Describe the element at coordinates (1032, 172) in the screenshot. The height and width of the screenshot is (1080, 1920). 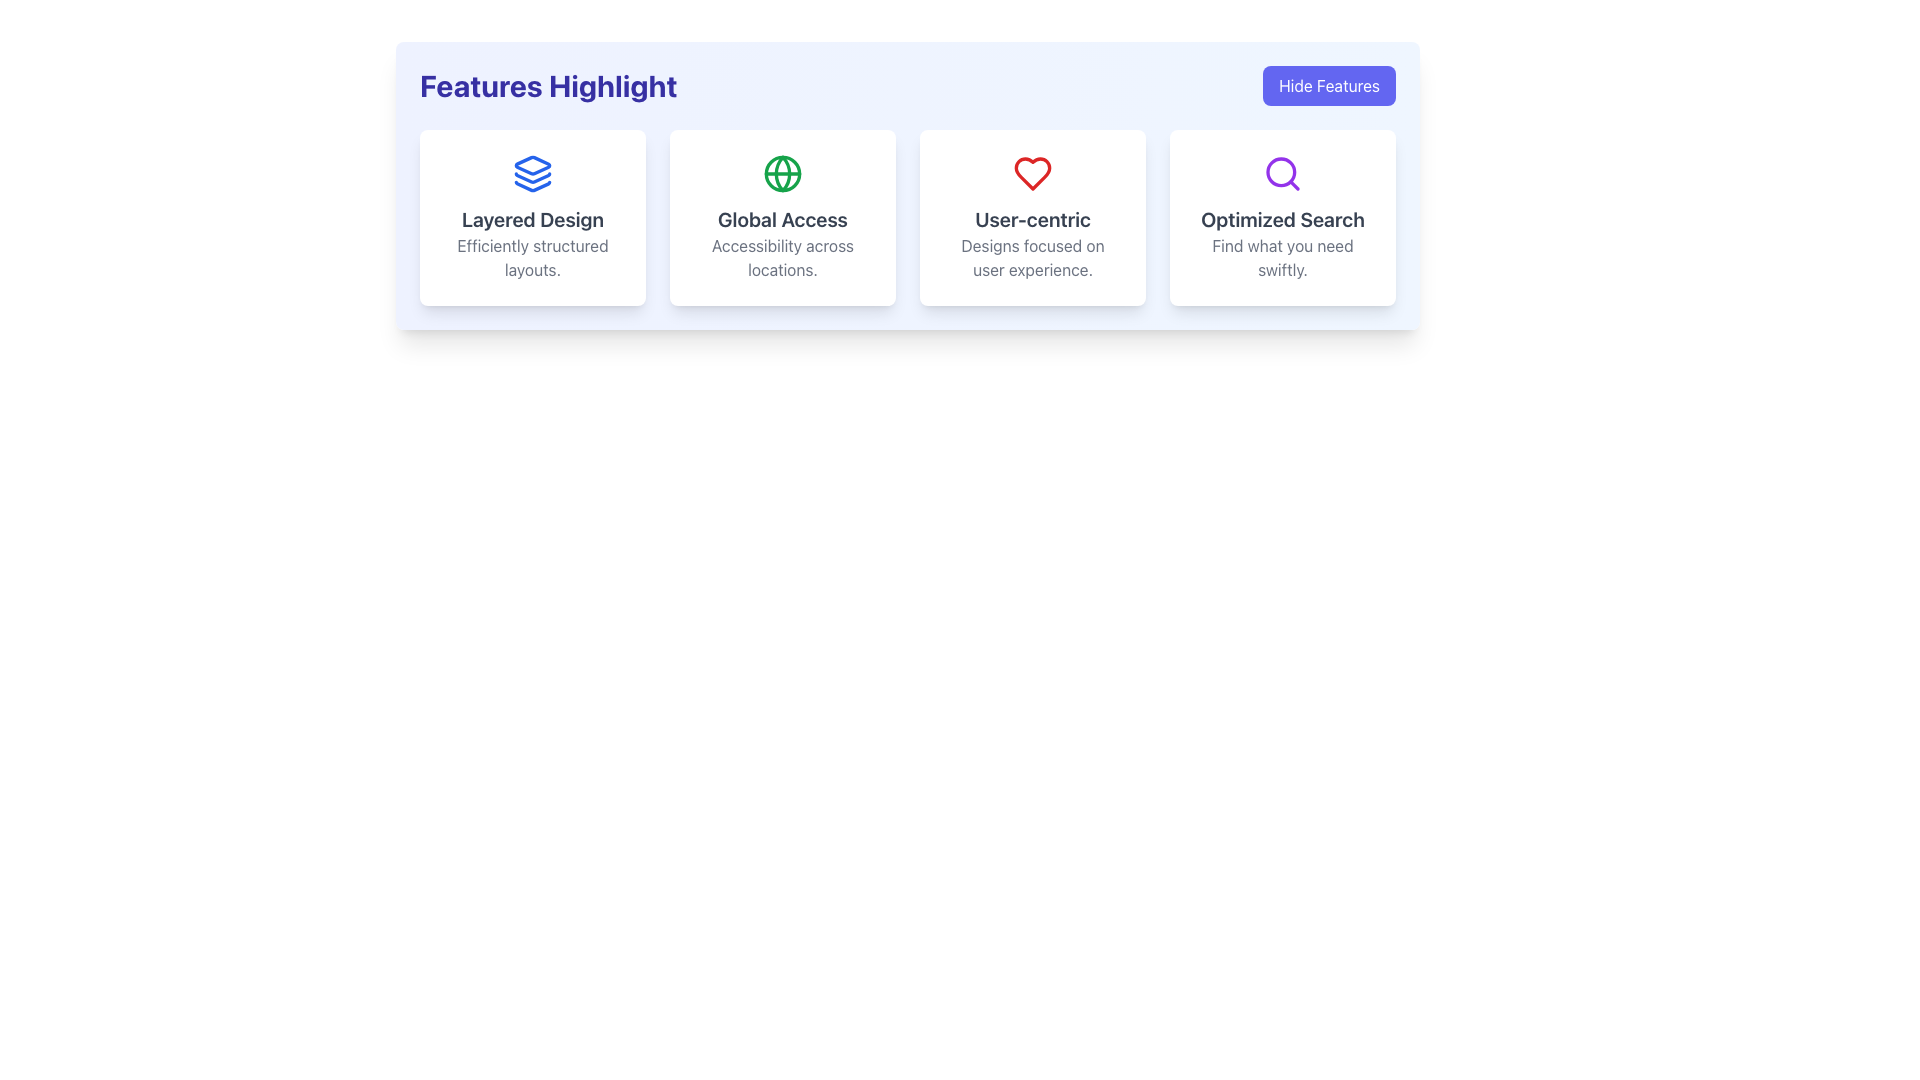
I see `the central part of the heart icon representing the 'User-centric' feature in the third card of the horizontal row of feature cards` at that location.